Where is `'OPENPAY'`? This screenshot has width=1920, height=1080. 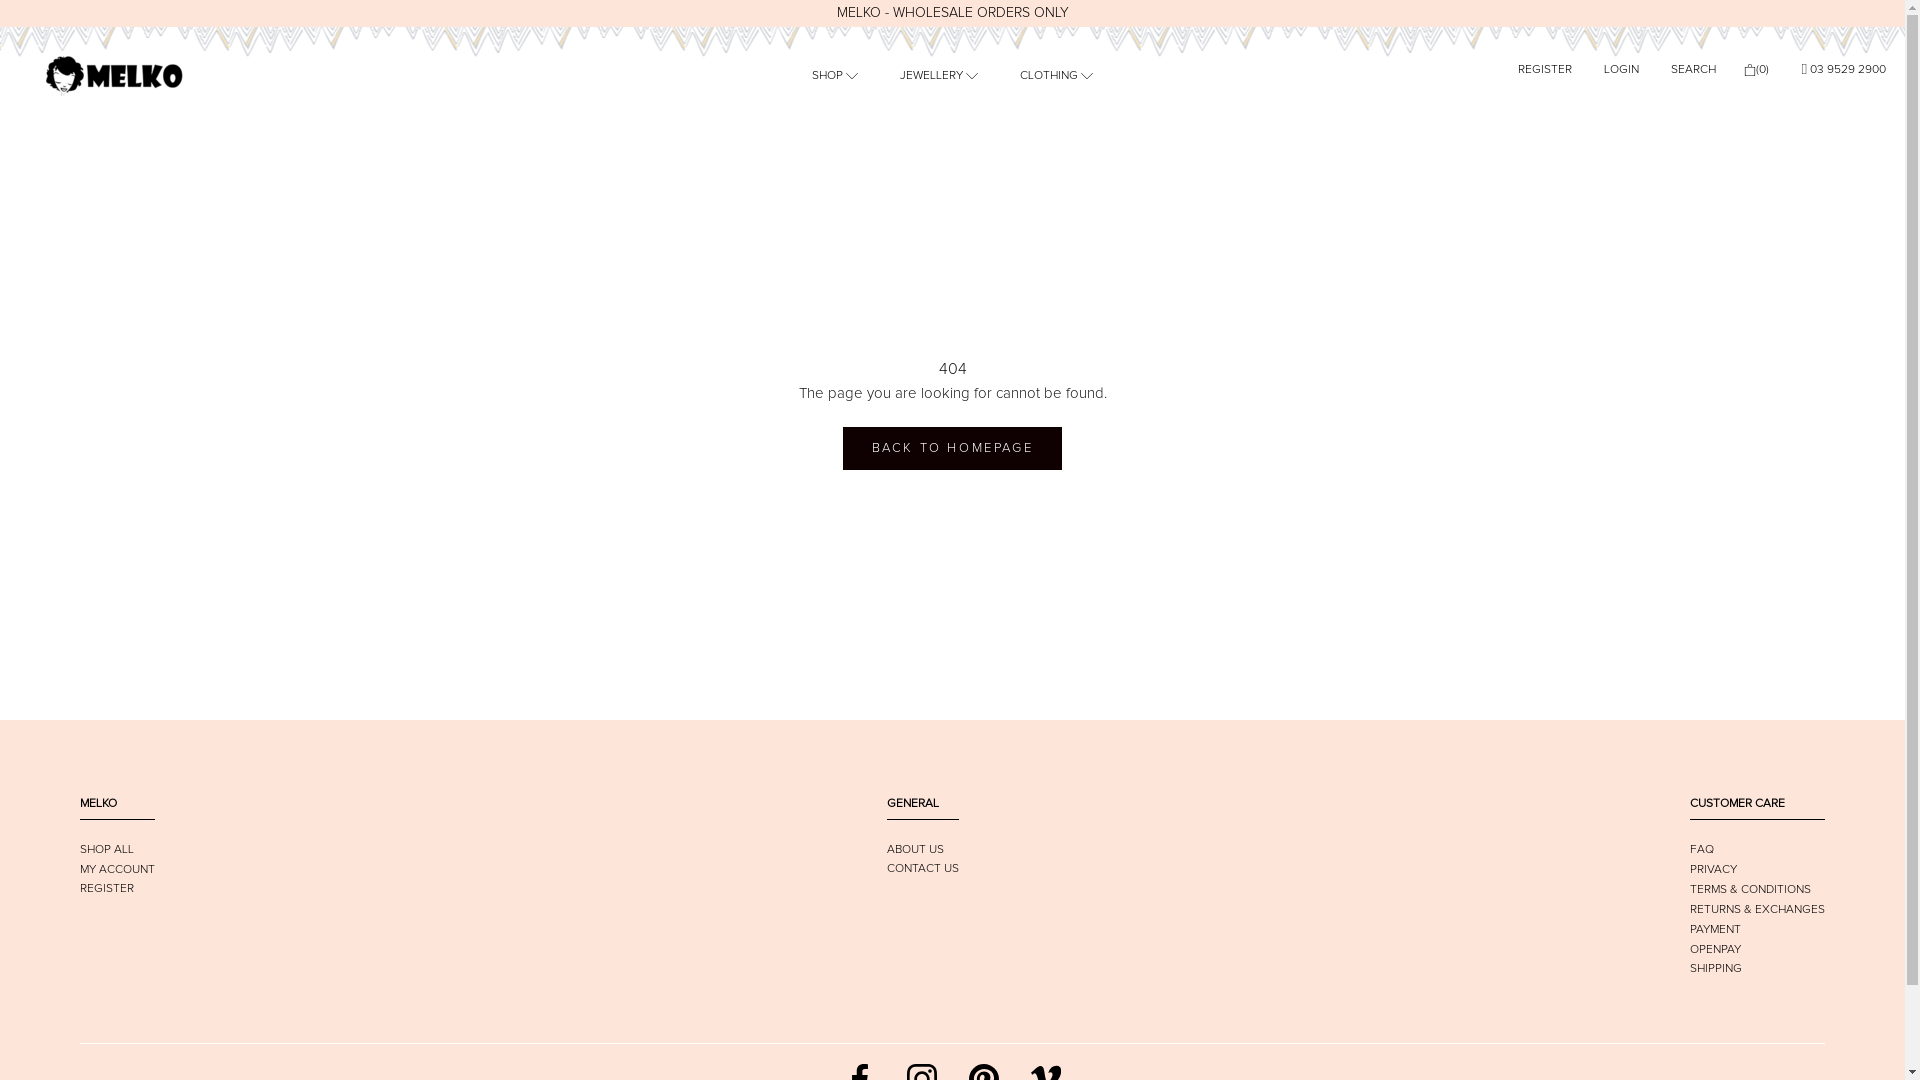 'OPENPAY' is located at coordinates (1688, 948).